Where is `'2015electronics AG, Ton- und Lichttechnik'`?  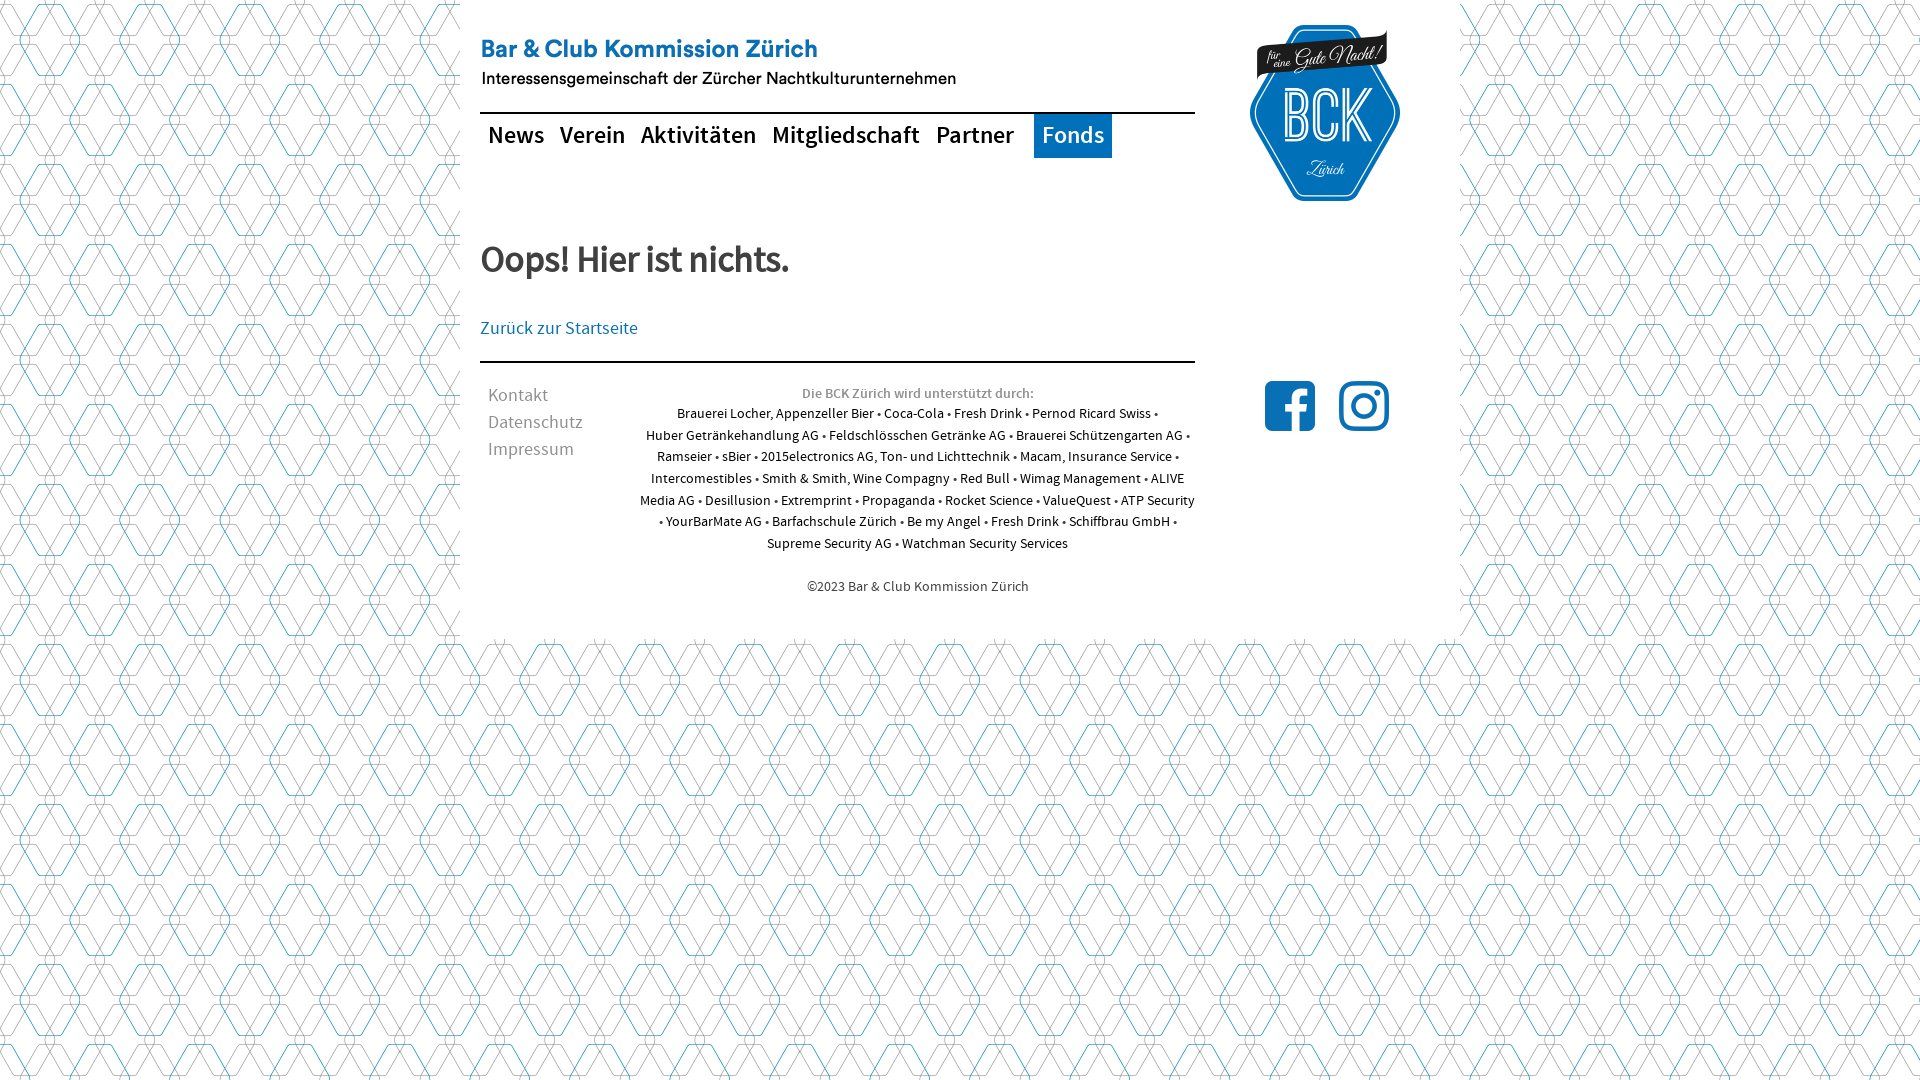 '2015electronics AG, Ton- und Lichttechnik' is located at coordinates (883, 456).